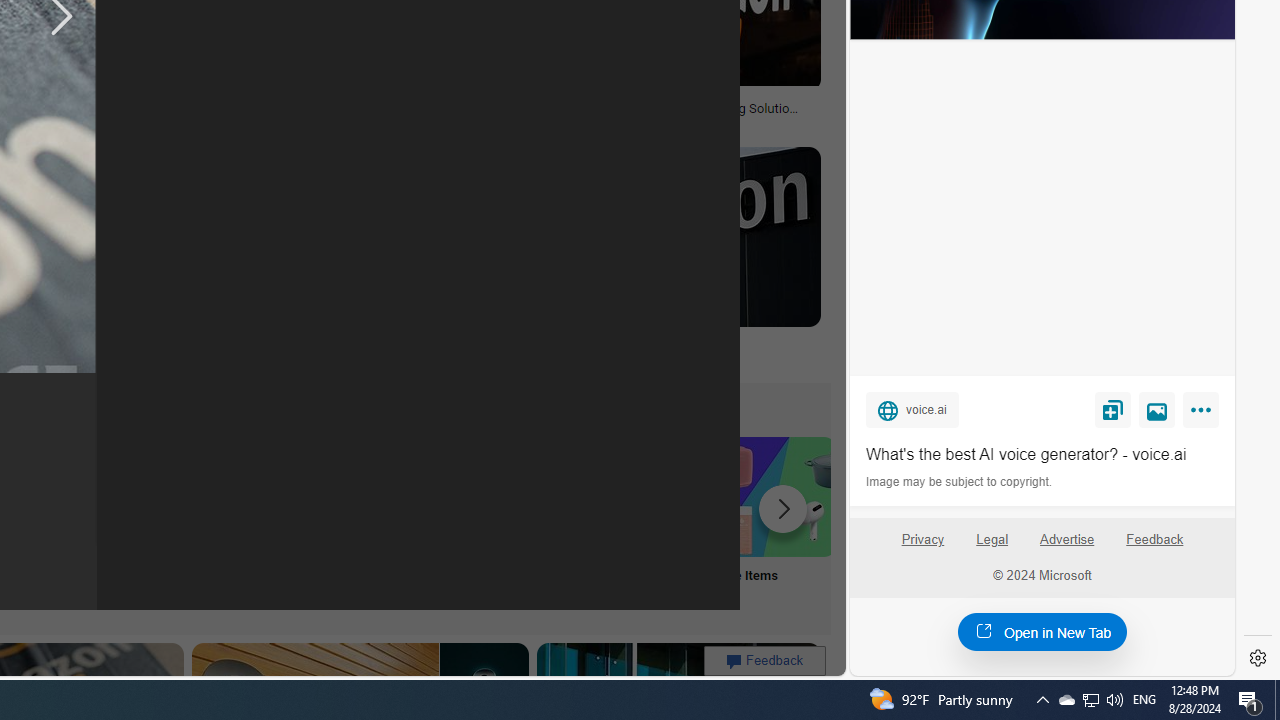  What do you see at coordinates (774, 521) in the screenshot?
I see `'Sale Items'` at bounding box center [774, 521].